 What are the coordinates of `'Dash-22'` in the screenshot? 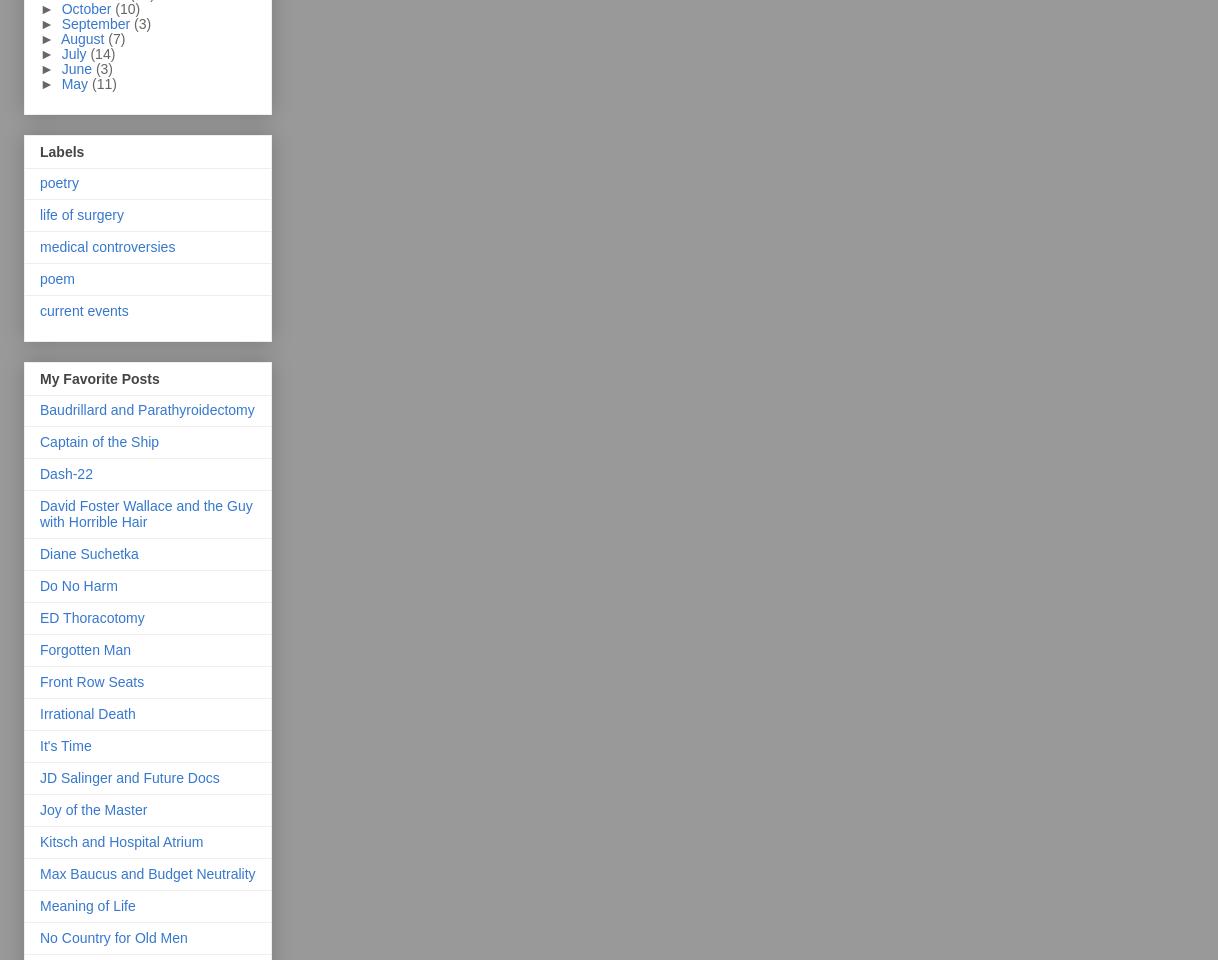 It's located at (65, 474).